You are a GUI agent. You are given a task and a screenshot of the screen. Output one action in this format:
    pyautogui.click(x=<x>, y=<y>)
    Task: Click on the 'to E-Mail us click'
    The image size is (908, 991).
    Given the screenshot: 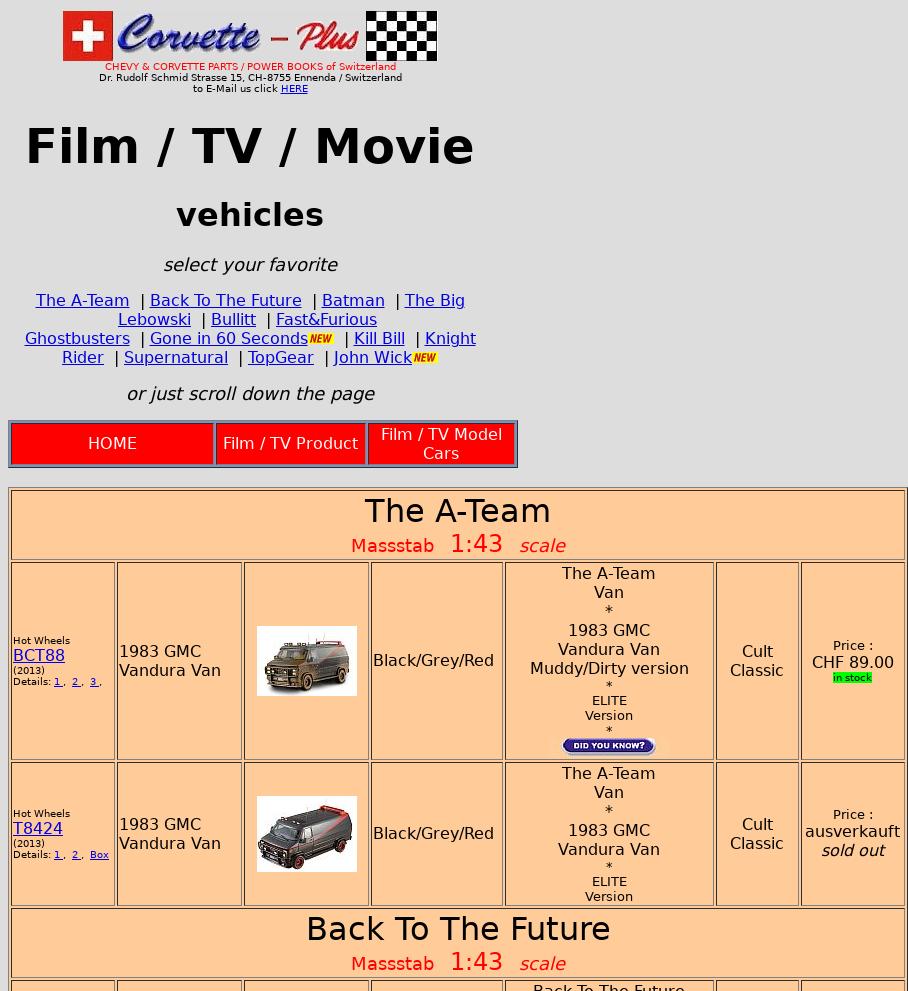 What is the action you would take?
    pyautogui.click(x=234, y=88)
    